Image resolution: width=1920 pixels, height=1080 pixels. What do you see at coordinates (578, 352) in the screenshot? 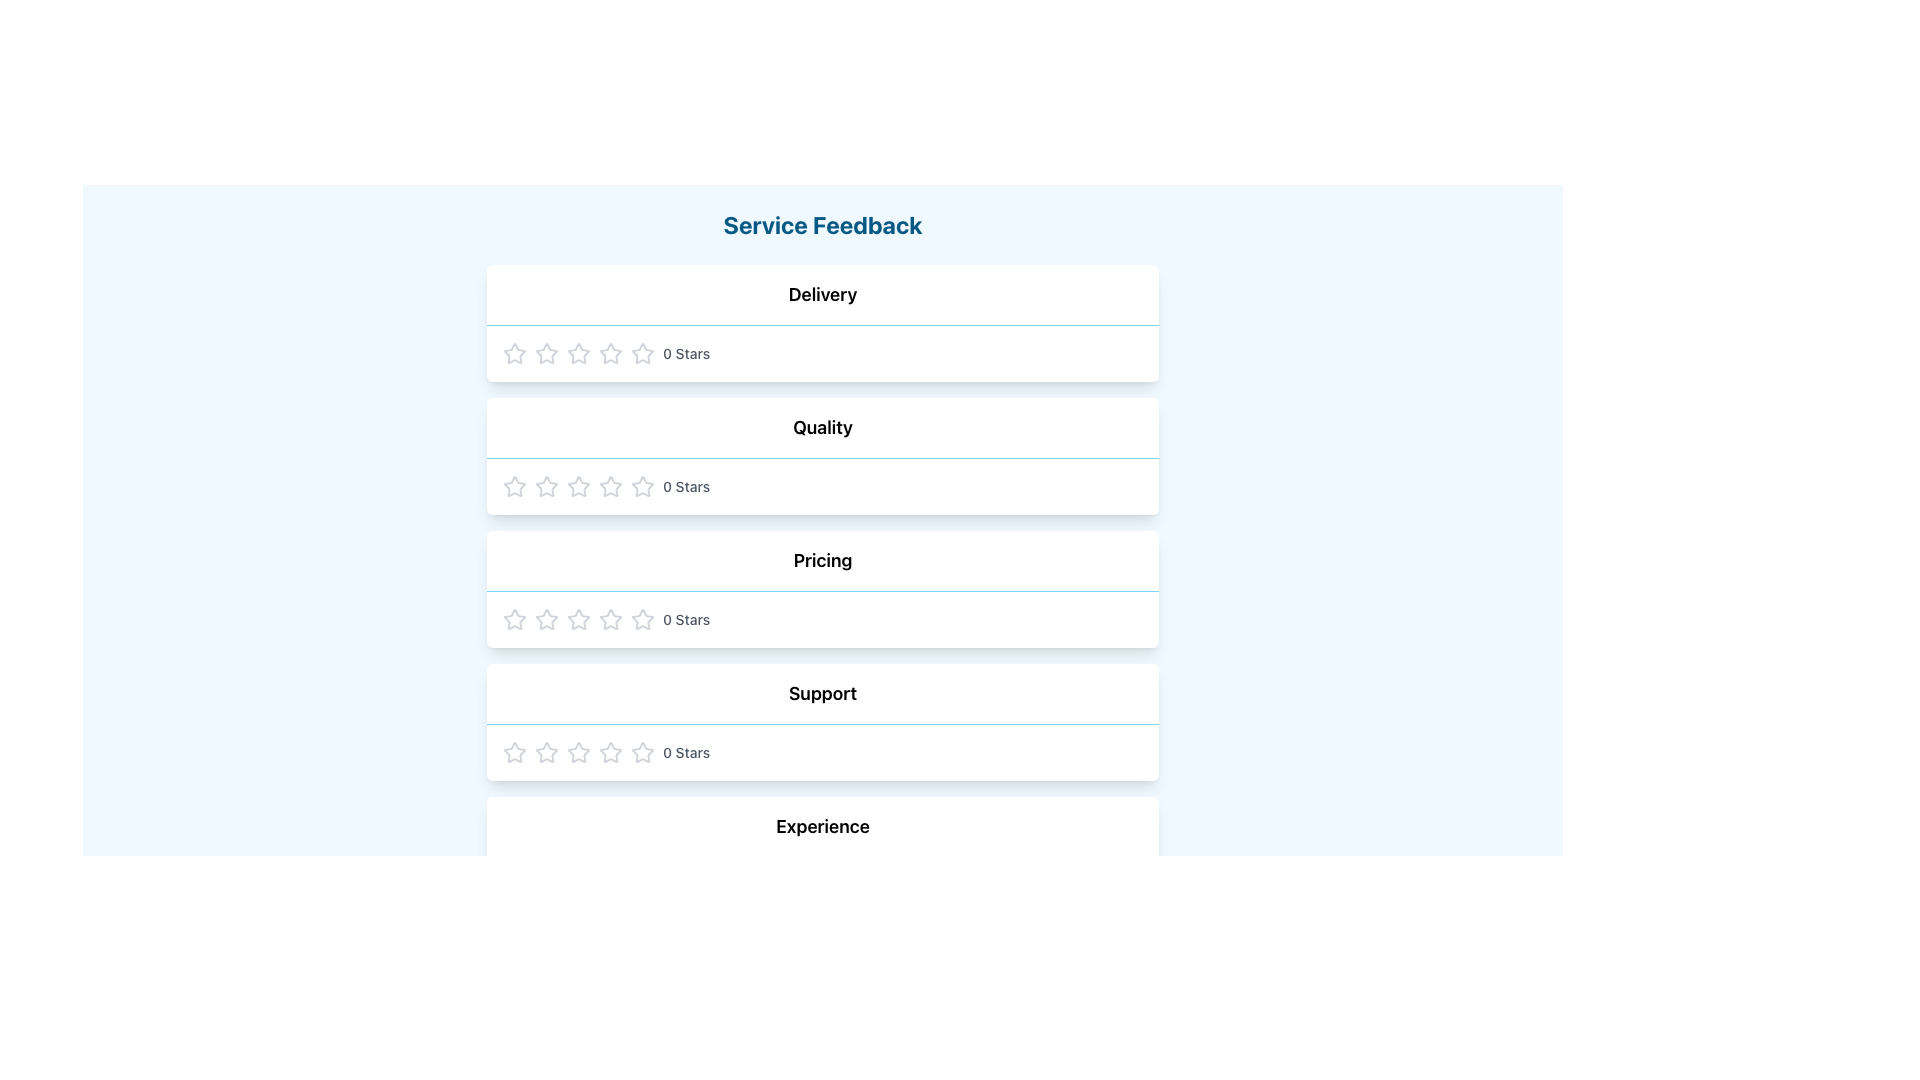
I see `the second star in the Delivery feedback section` at bounding box center [578, 352].